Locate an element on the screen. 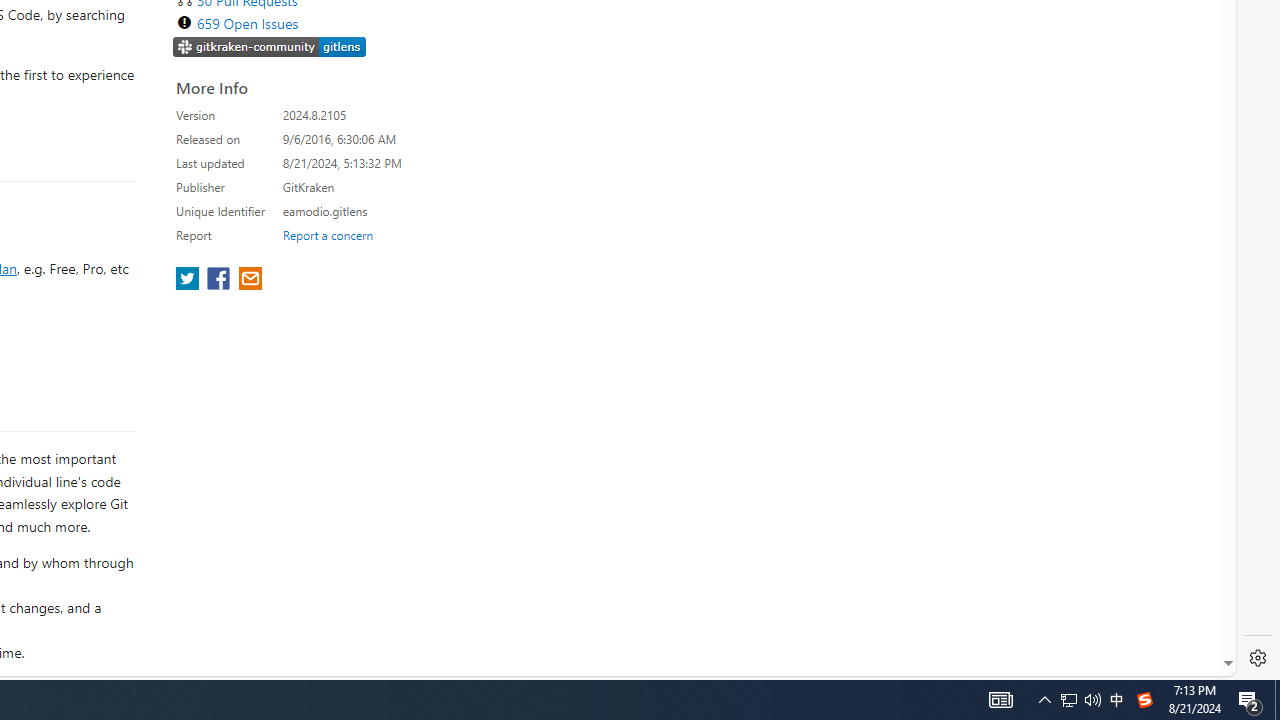  'https://slack.gitkraken.com//' is located at coordinates (269, 47).